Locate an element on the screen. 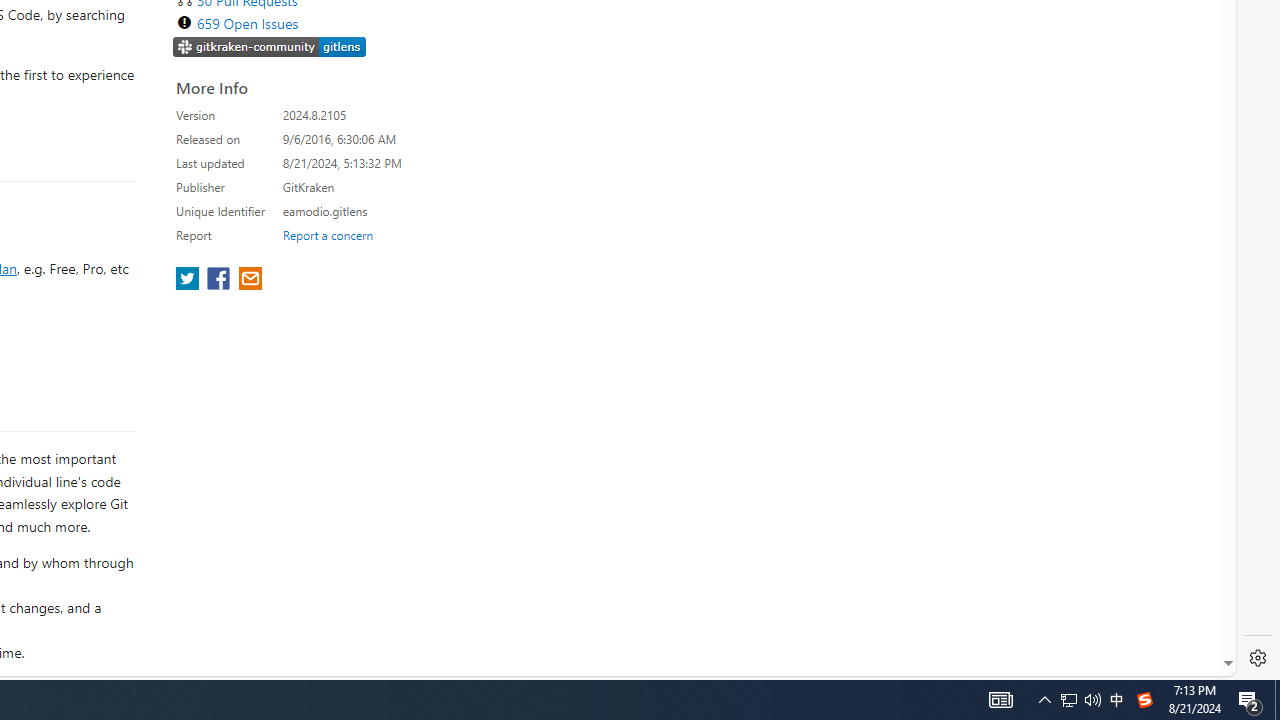  'https://slack.gitkraken.com//' is located at coordinates (269, 47).